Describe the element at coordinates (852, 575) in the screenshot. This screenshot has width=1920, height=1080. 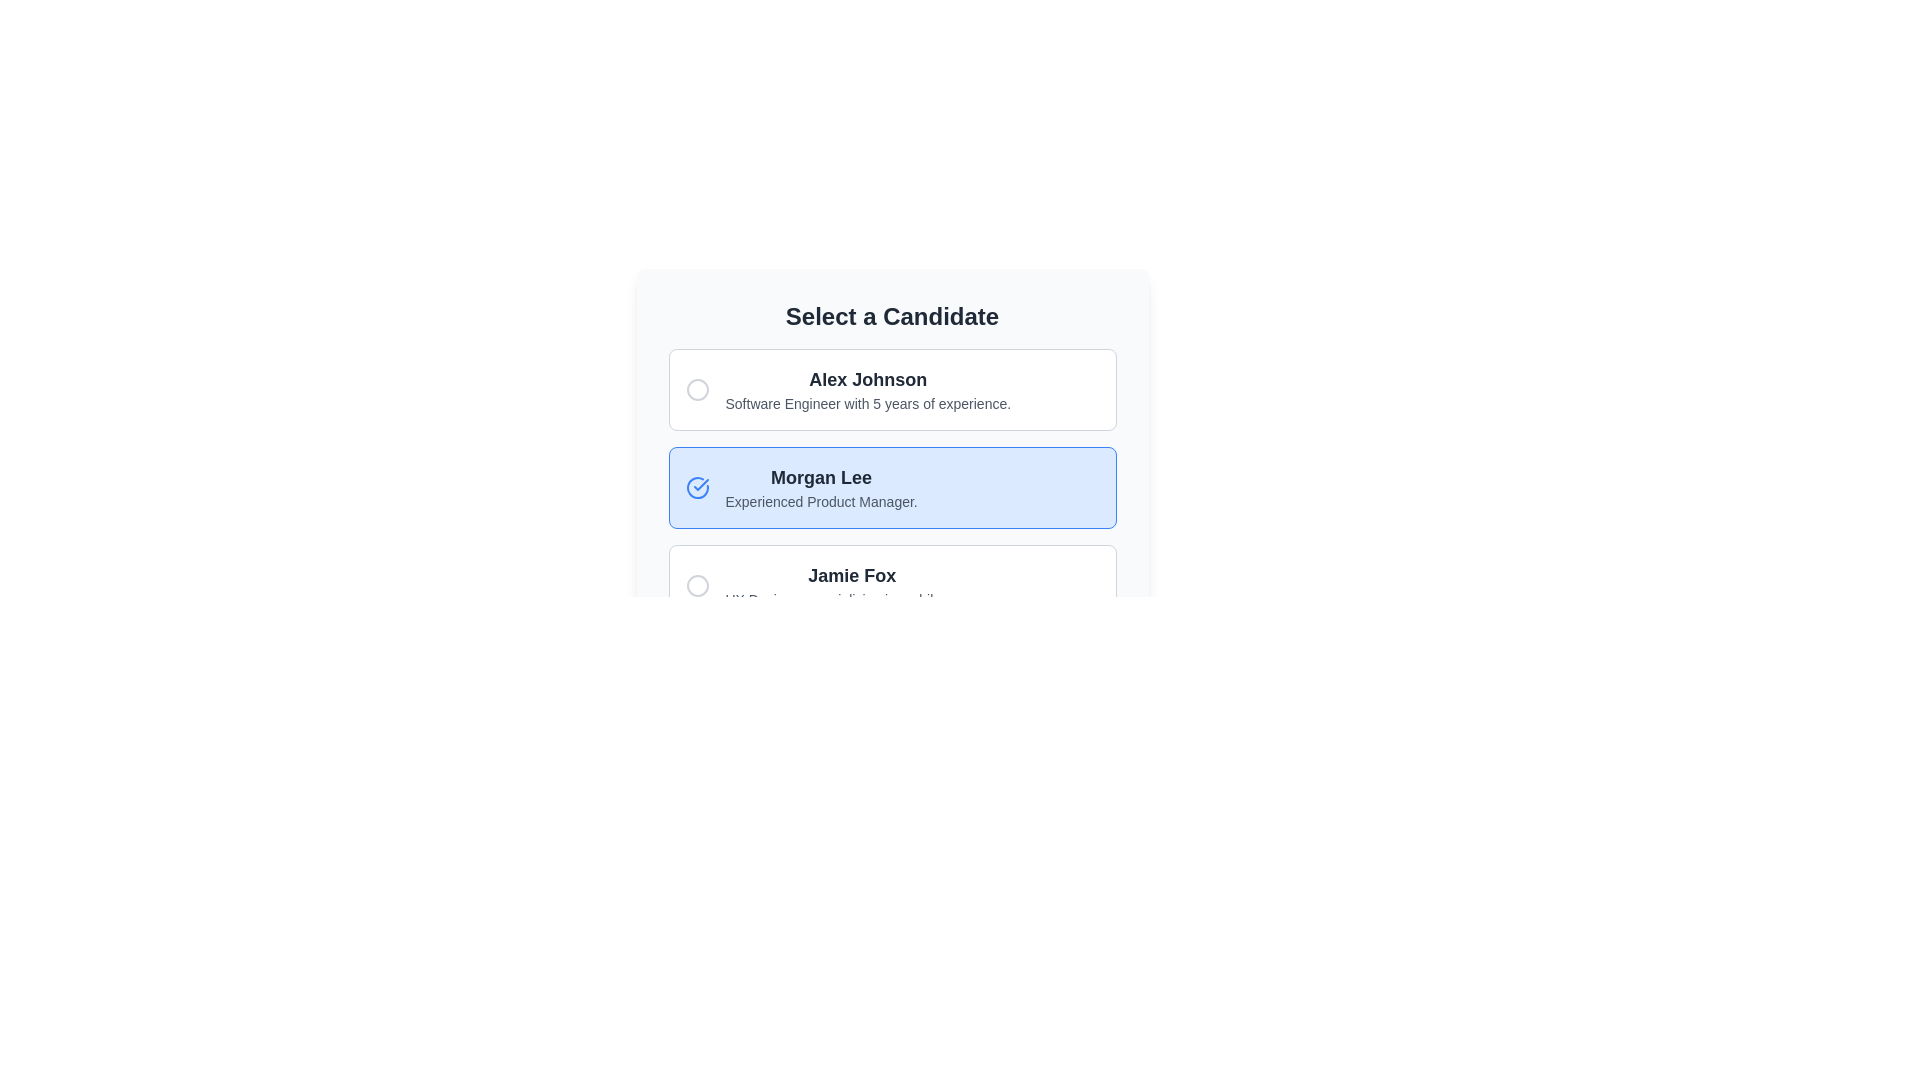
I see `the static text element that serves as the title for the candidate profile, positioned centrally in the third option block of the vertical list layout` at that location.